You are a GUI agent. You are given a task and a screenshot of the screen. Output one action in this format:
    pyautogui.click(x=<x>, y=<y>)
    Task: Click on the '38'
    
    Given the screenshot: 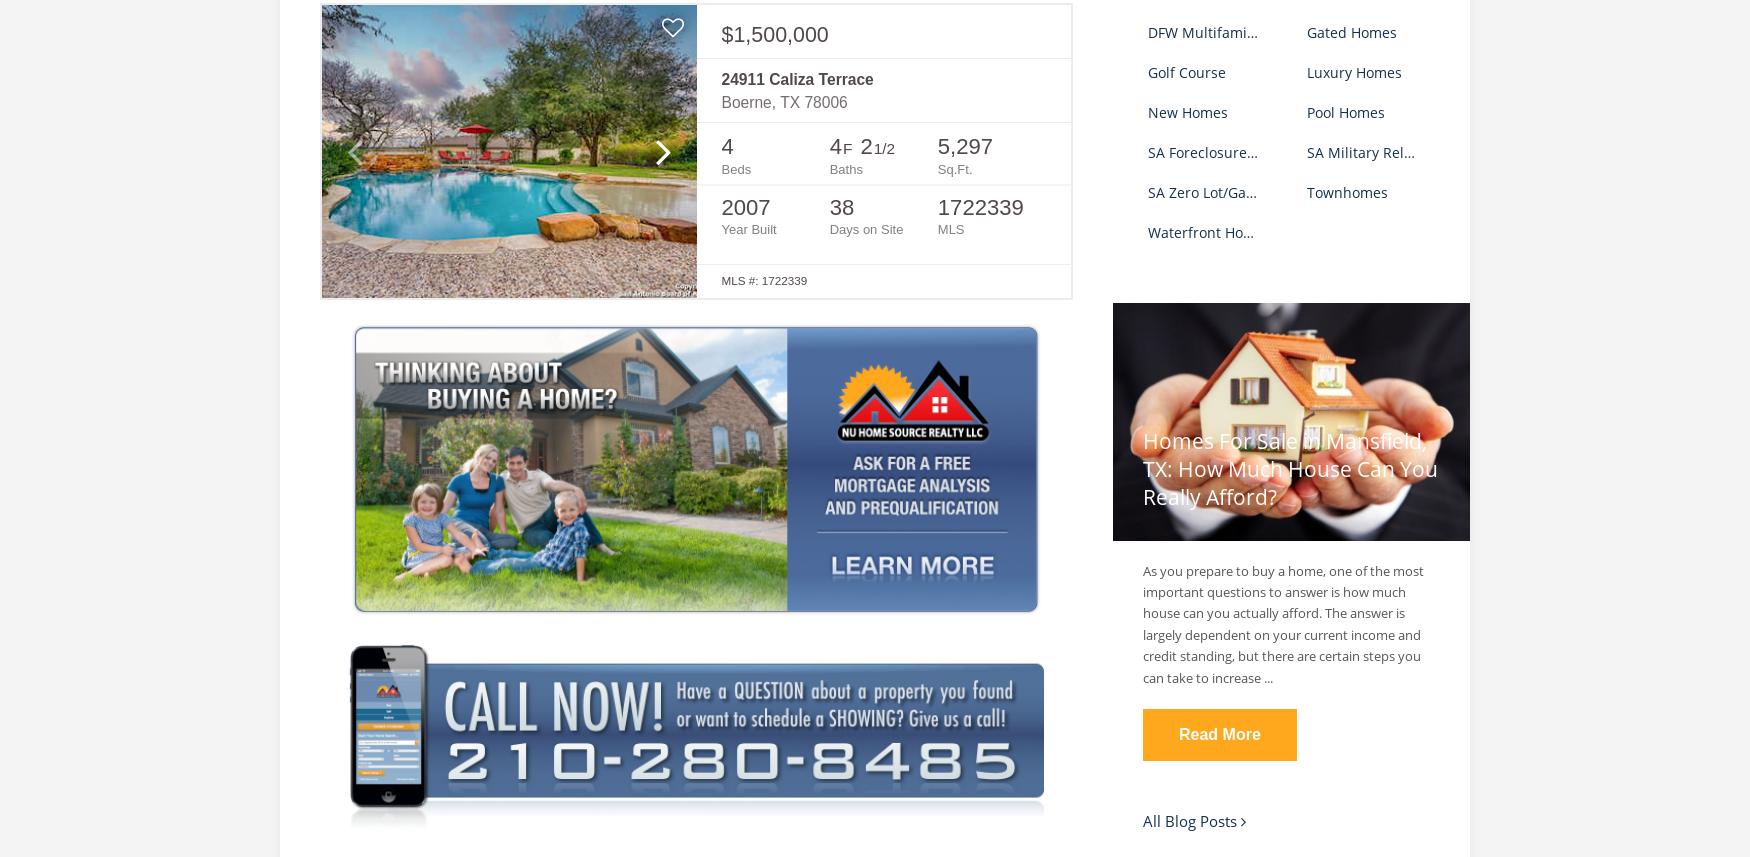 What is the action you would take?
    pyautogui.click(x=841, y=205)
    